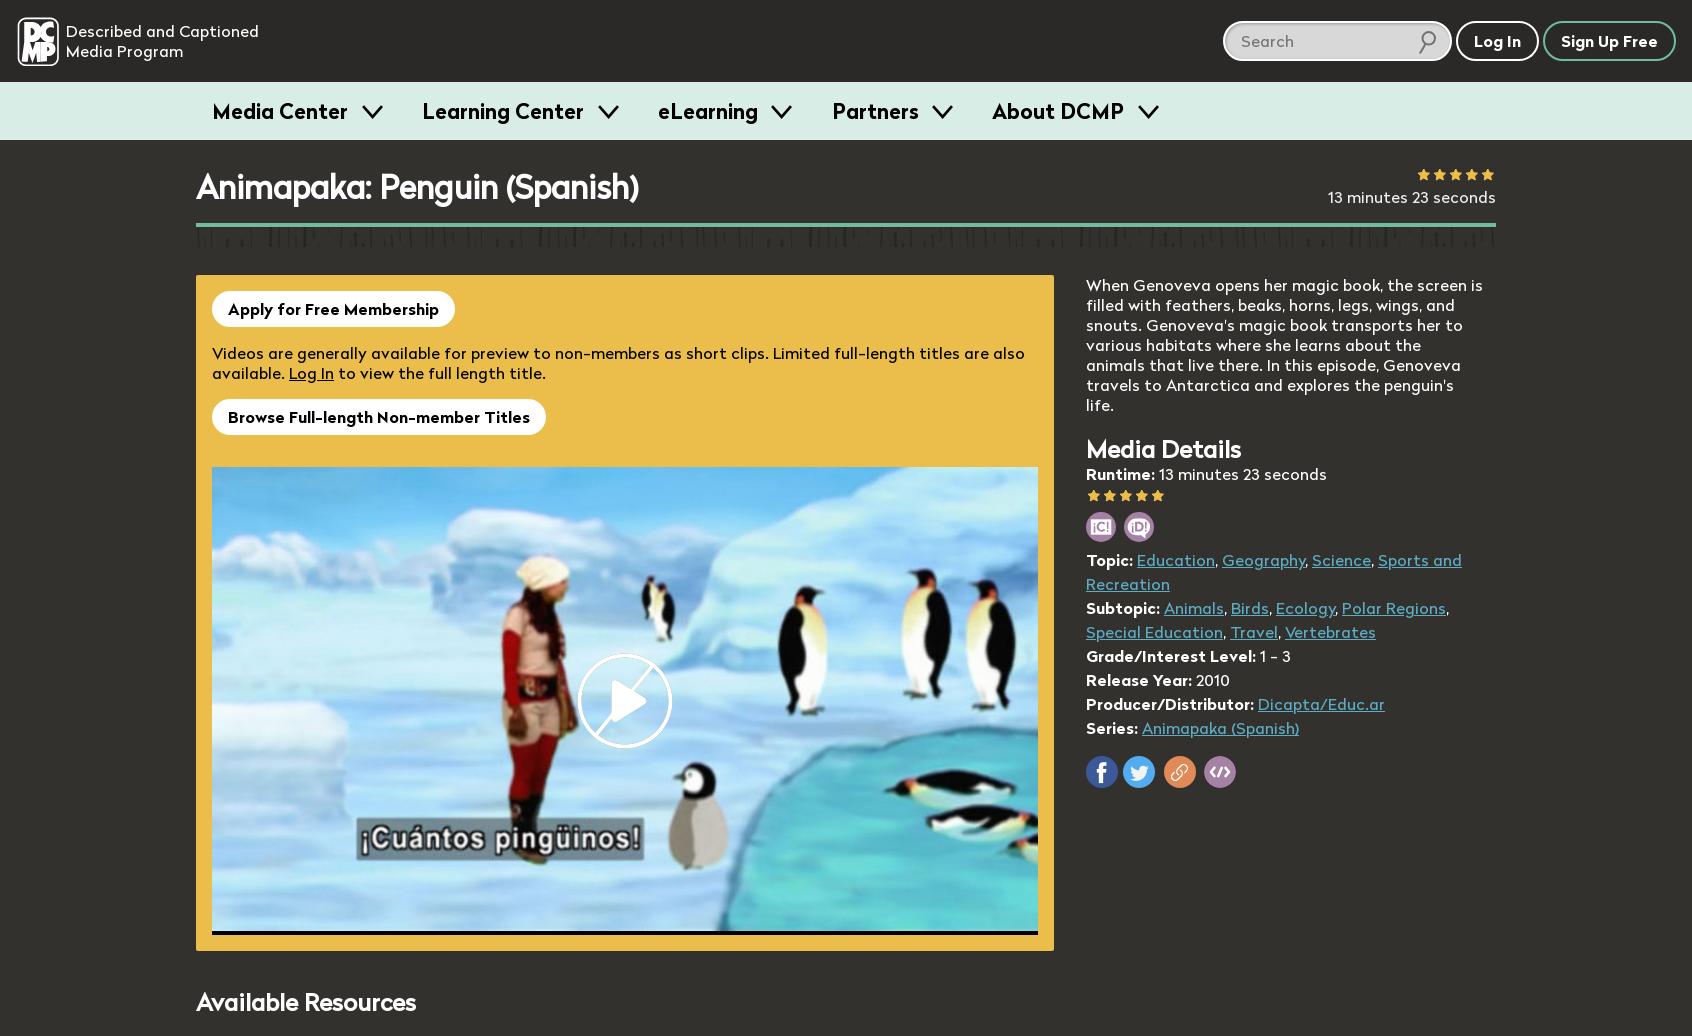 This screenshot has height=1036, width=1692. Describe the element at coordinates (1120, 473) in the screenshot. I see `'Runtime:'` at that location.